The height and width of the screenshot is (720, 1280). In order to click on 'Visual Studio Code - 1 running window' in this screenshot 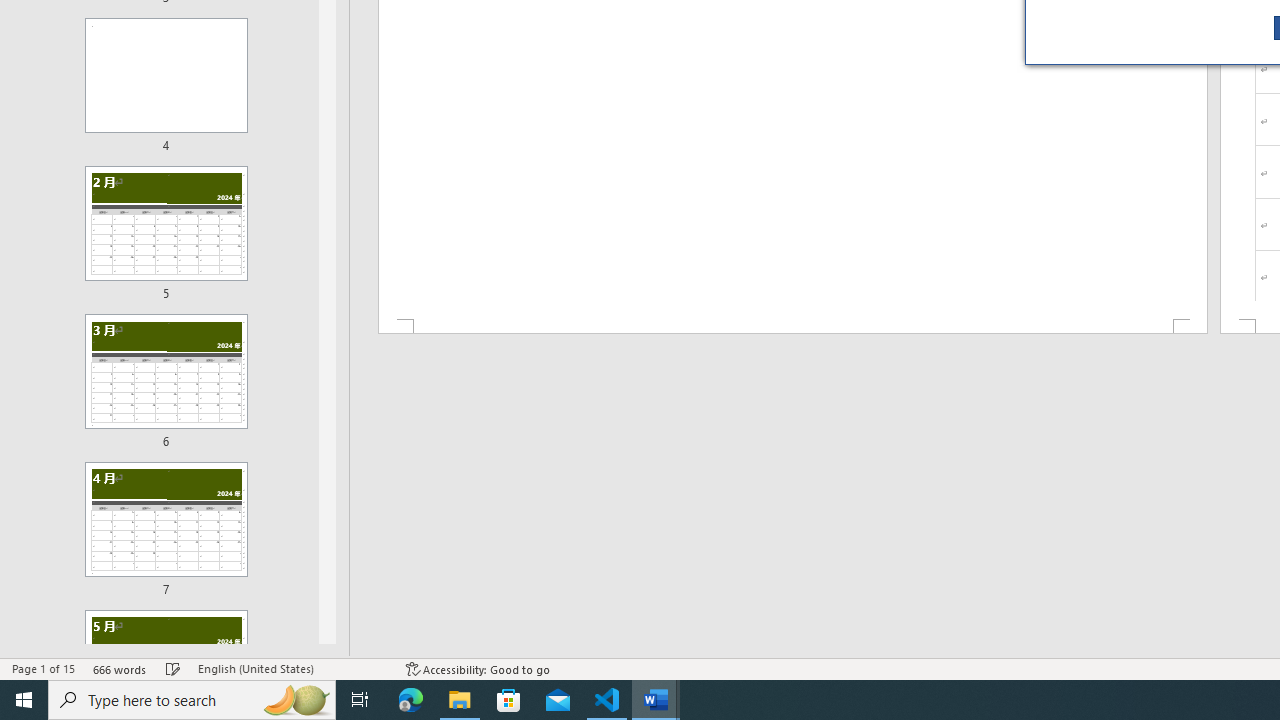, I will do `click(606, 698)`.